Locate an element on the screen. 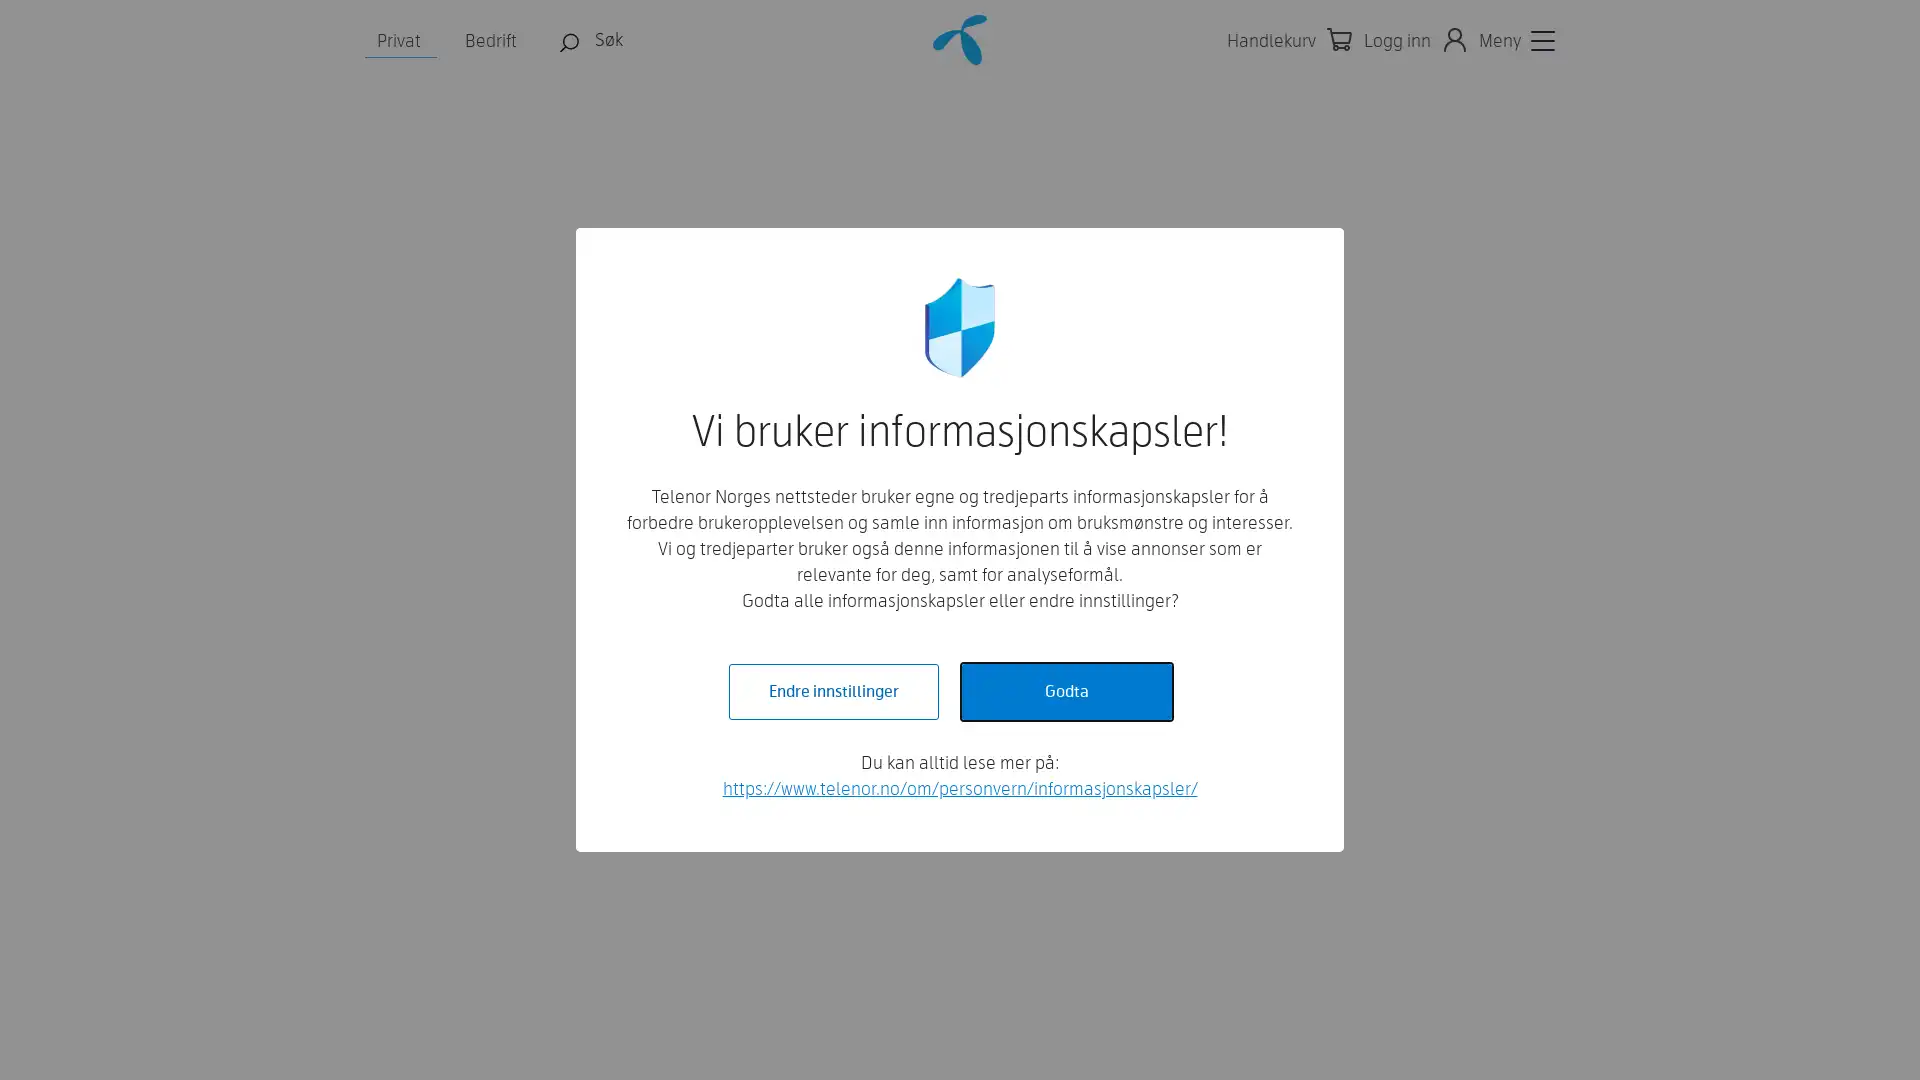 This screenshot has width=1920, height=1080. Meny is located at coordinates (1516, 41).